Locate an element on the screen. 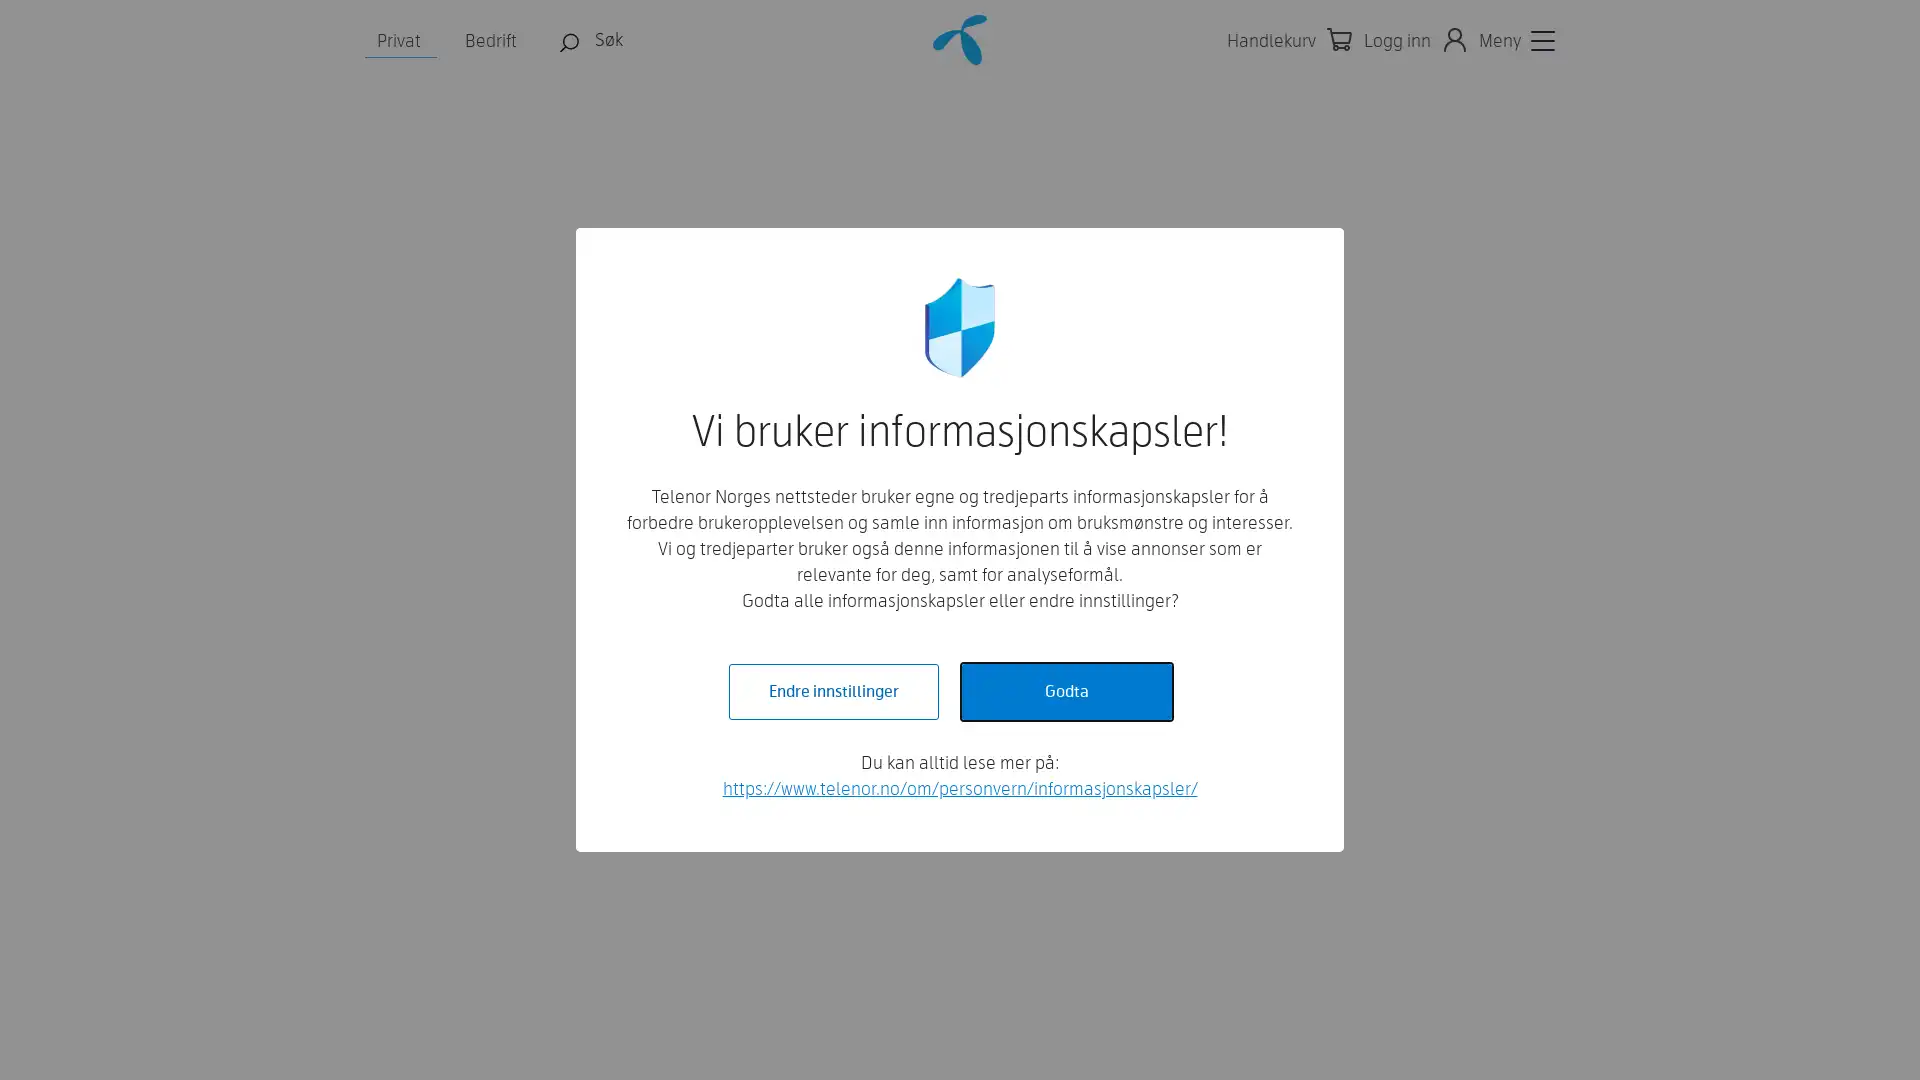 This screenshot has width=1920, height=1080. Meny is located at coordinates (1516, 41).